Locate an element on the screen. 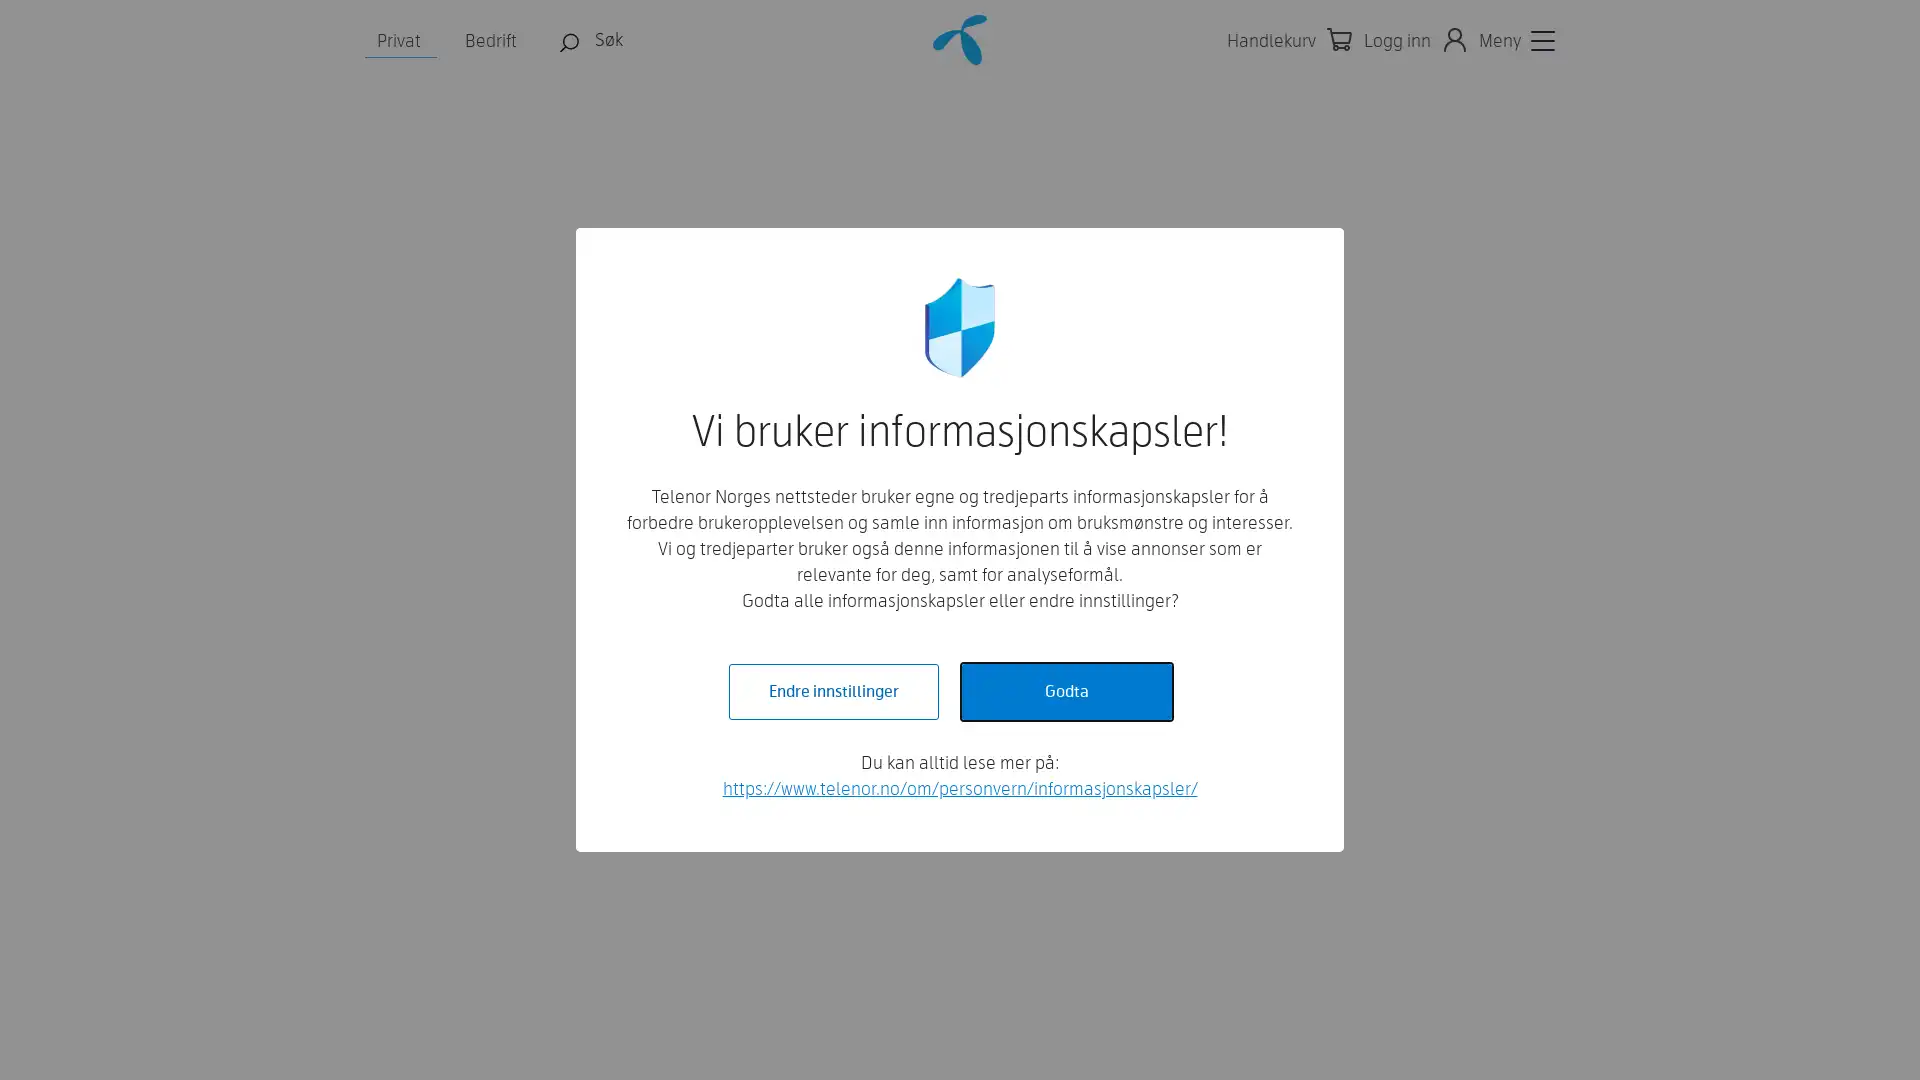 This screenshot has width=1920, height=1080. Meny is located at coordinates (1516, 41).